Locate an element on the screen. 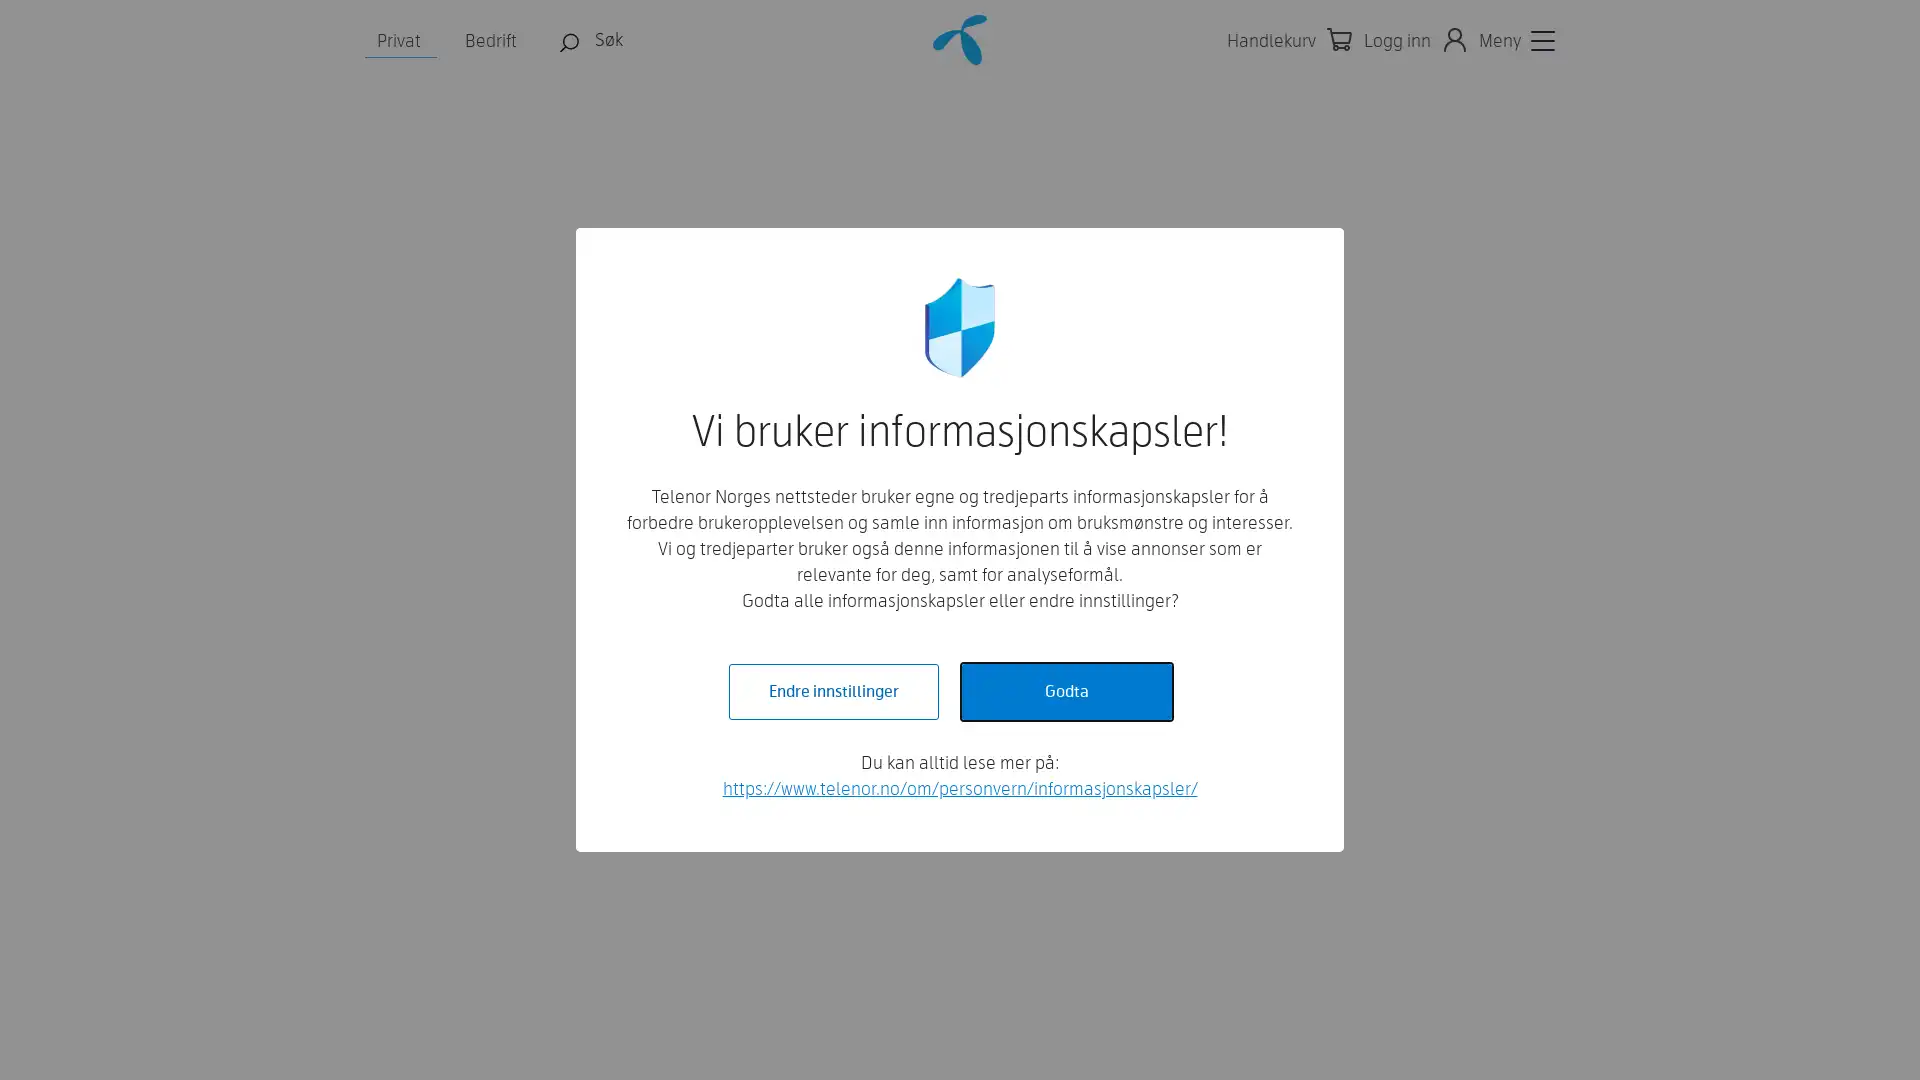 This screenshot has width=1920, height=1080. Meny is located at coordinates (1516, 41).